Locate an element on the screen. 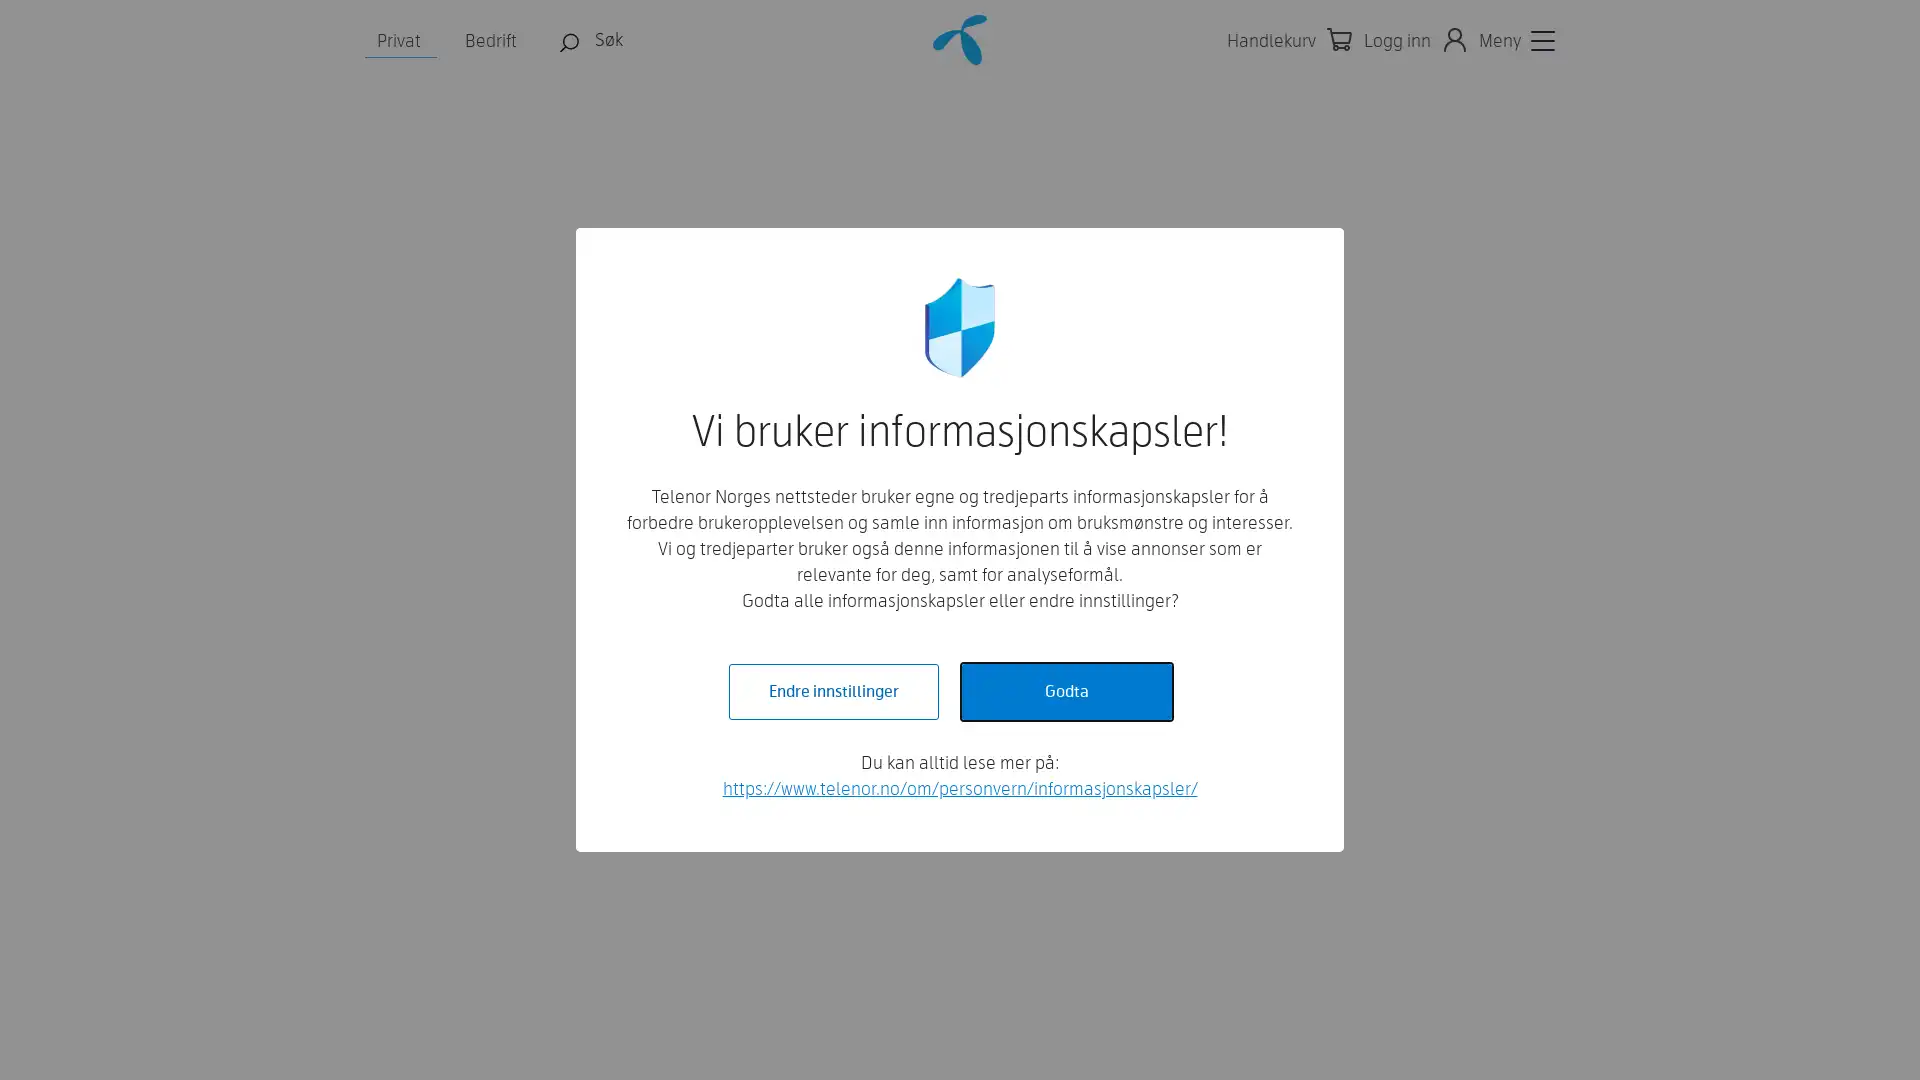 This screenshot has width=1920, height=1080. Meny is located at coordinates (1516, 41).